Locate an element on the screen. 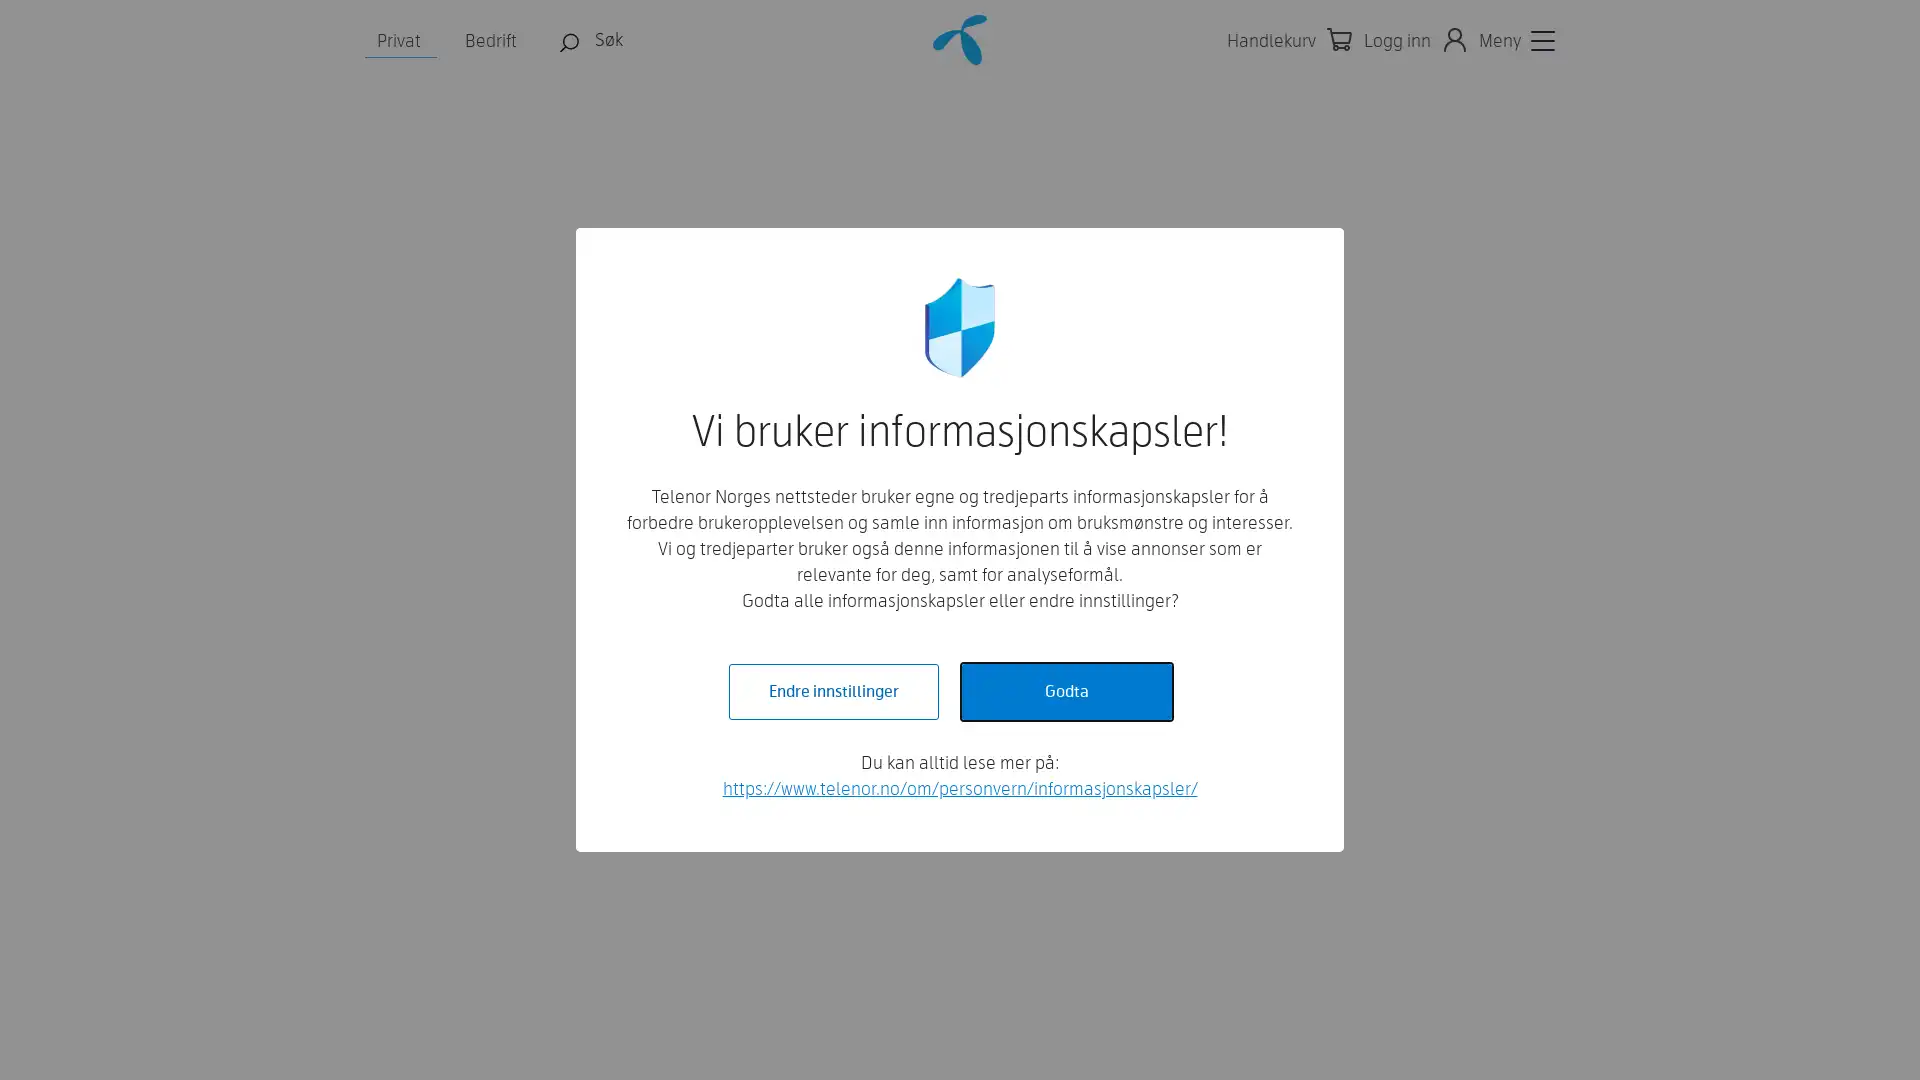 This screenshot has width=1920, height=1080. Meny is located at coordinates (1516, 41).